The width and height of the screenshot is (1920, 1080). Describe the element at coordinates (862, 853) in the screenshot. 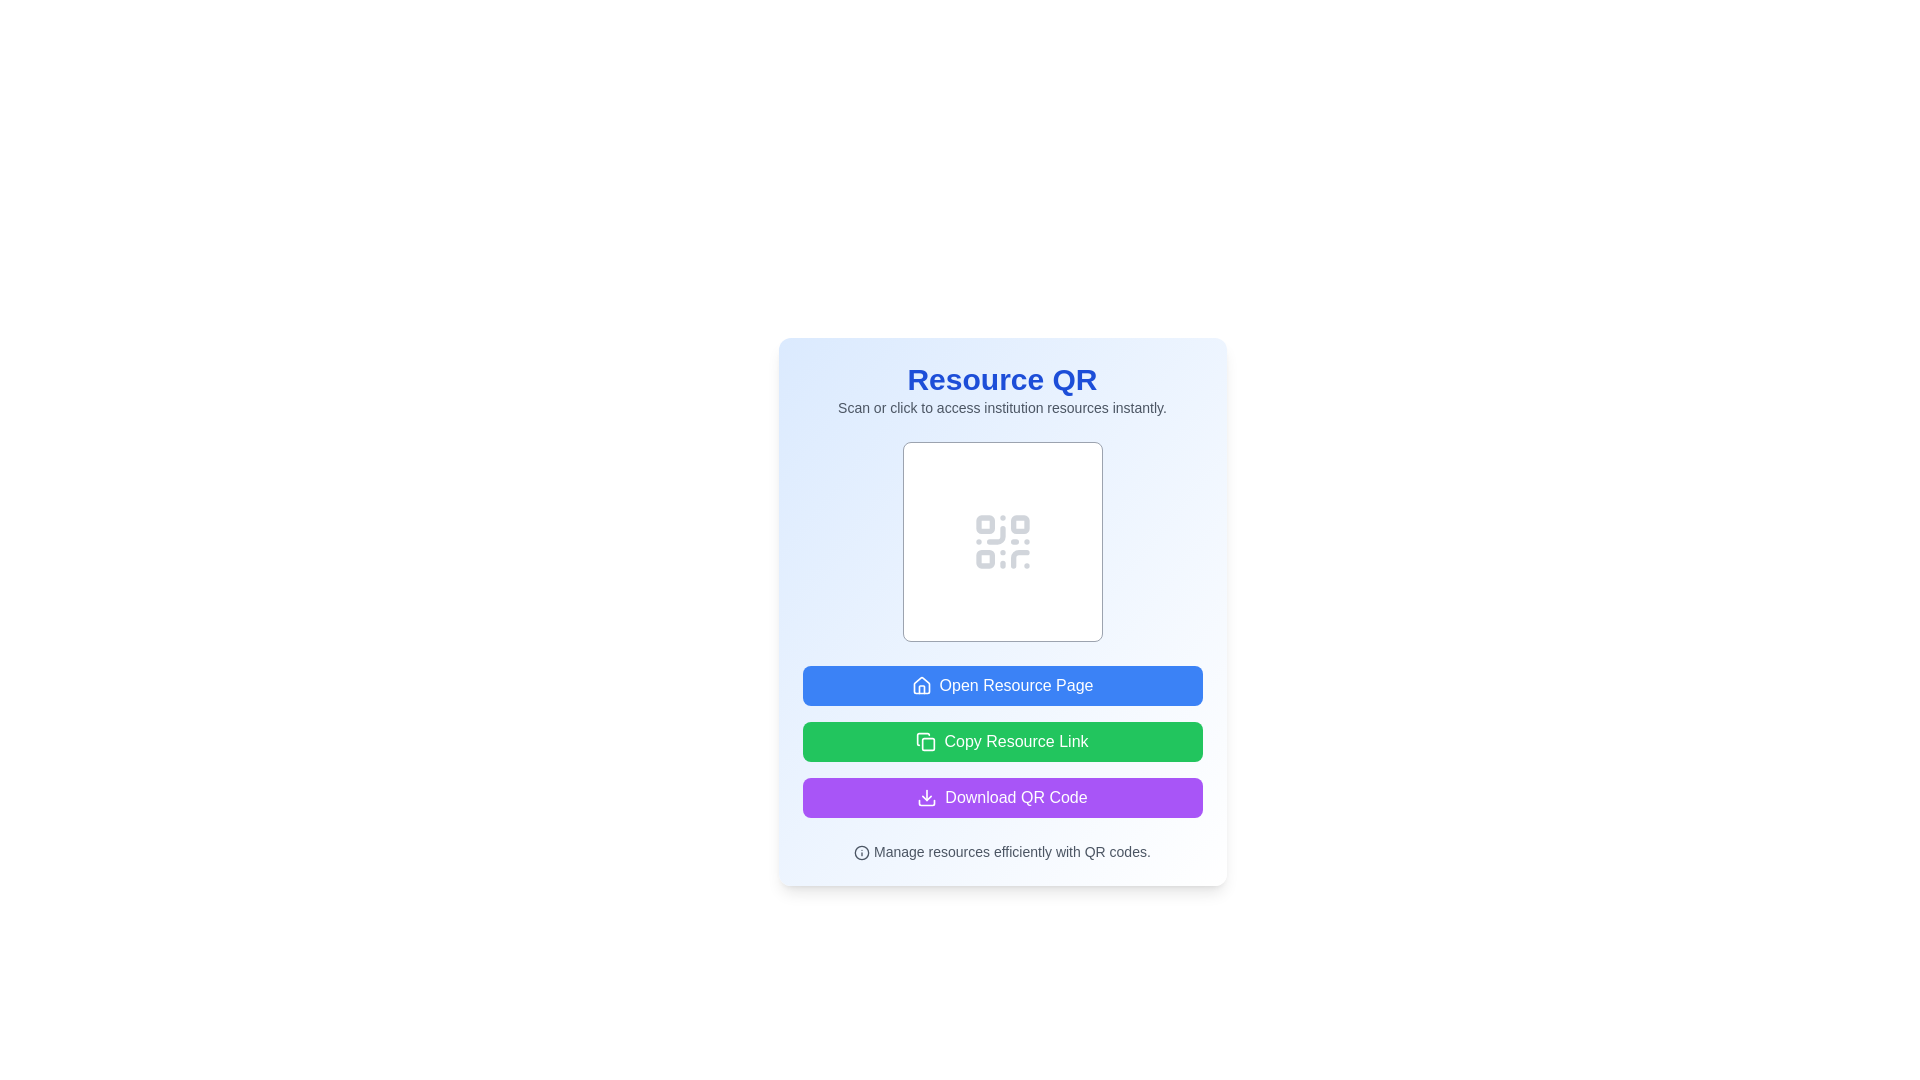

I see `the central circular graphical element that forms the foundational outline of the icon` at that location.